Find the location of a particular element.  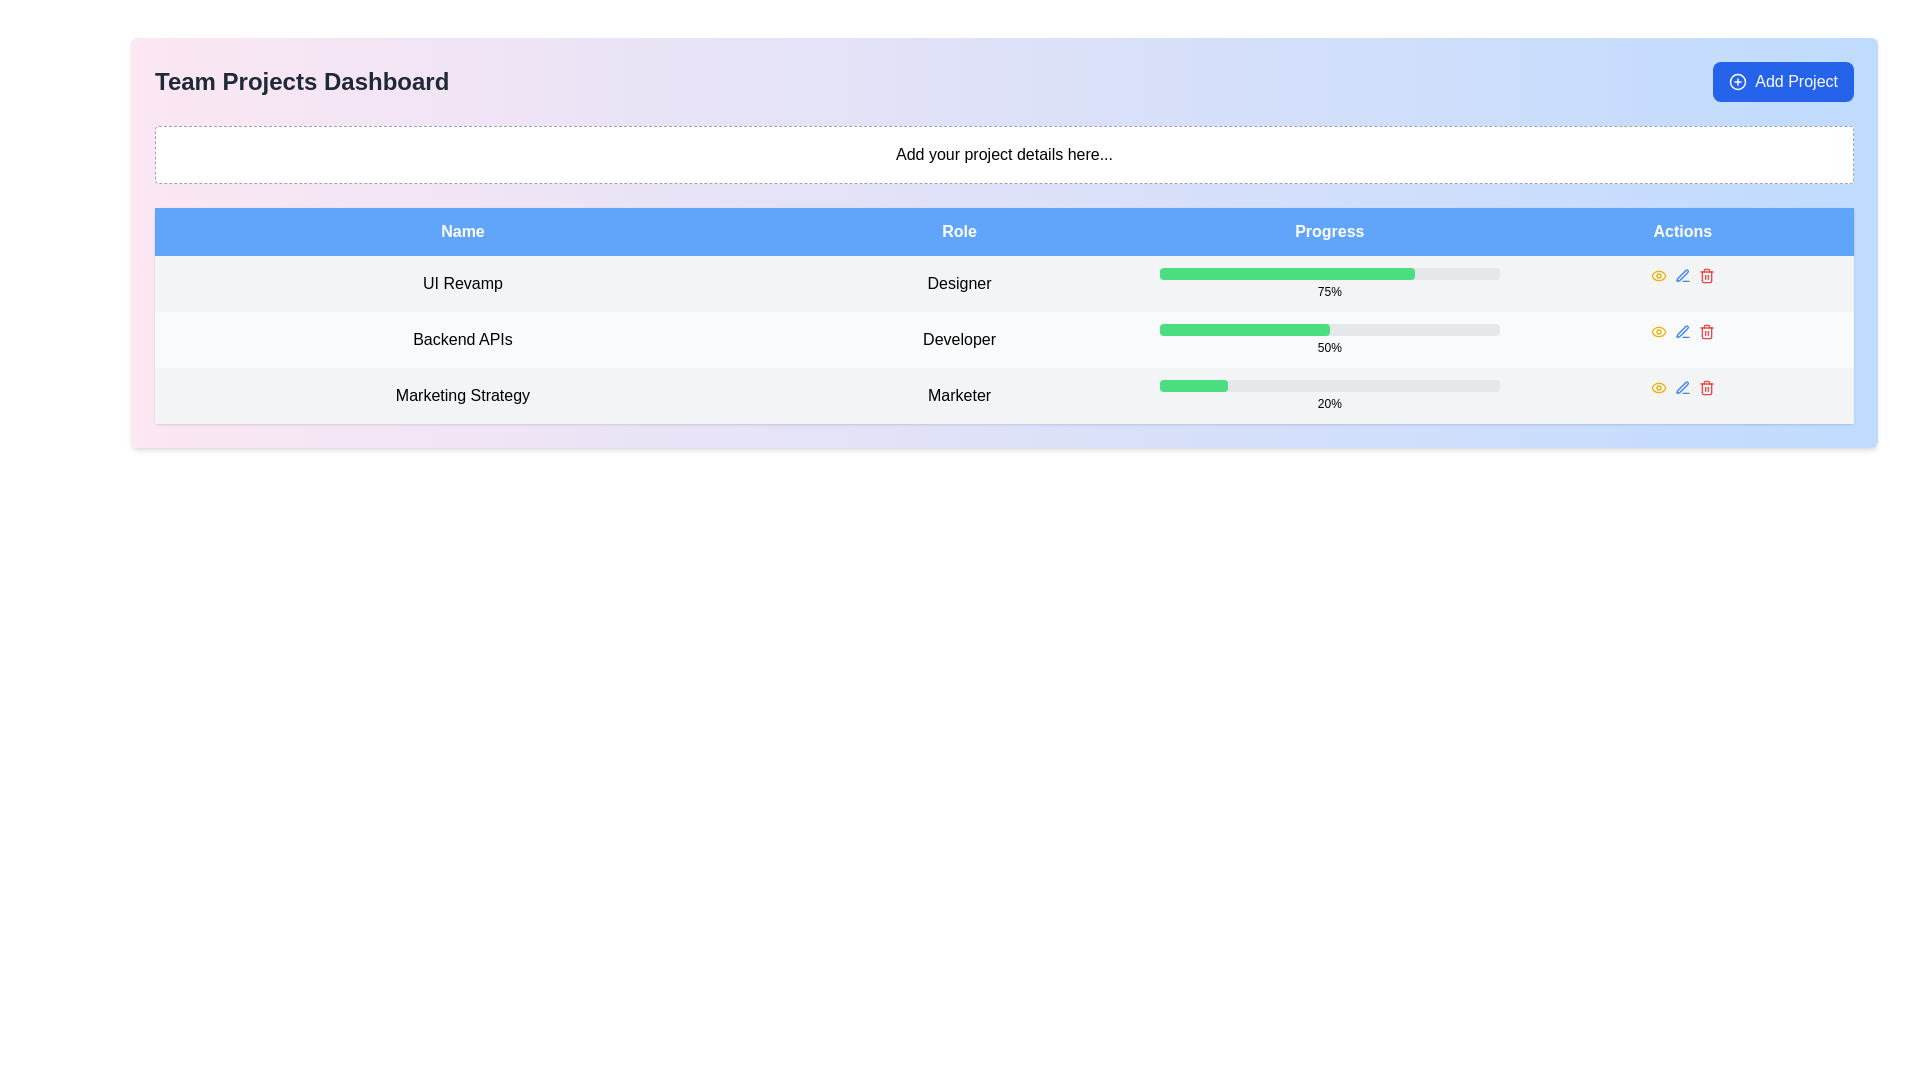

the red trash can icon button located in the last column of the table under the 'Actions' header in the third row corresponding to 'Backend APIs' is located at coordinates (1705, 330).